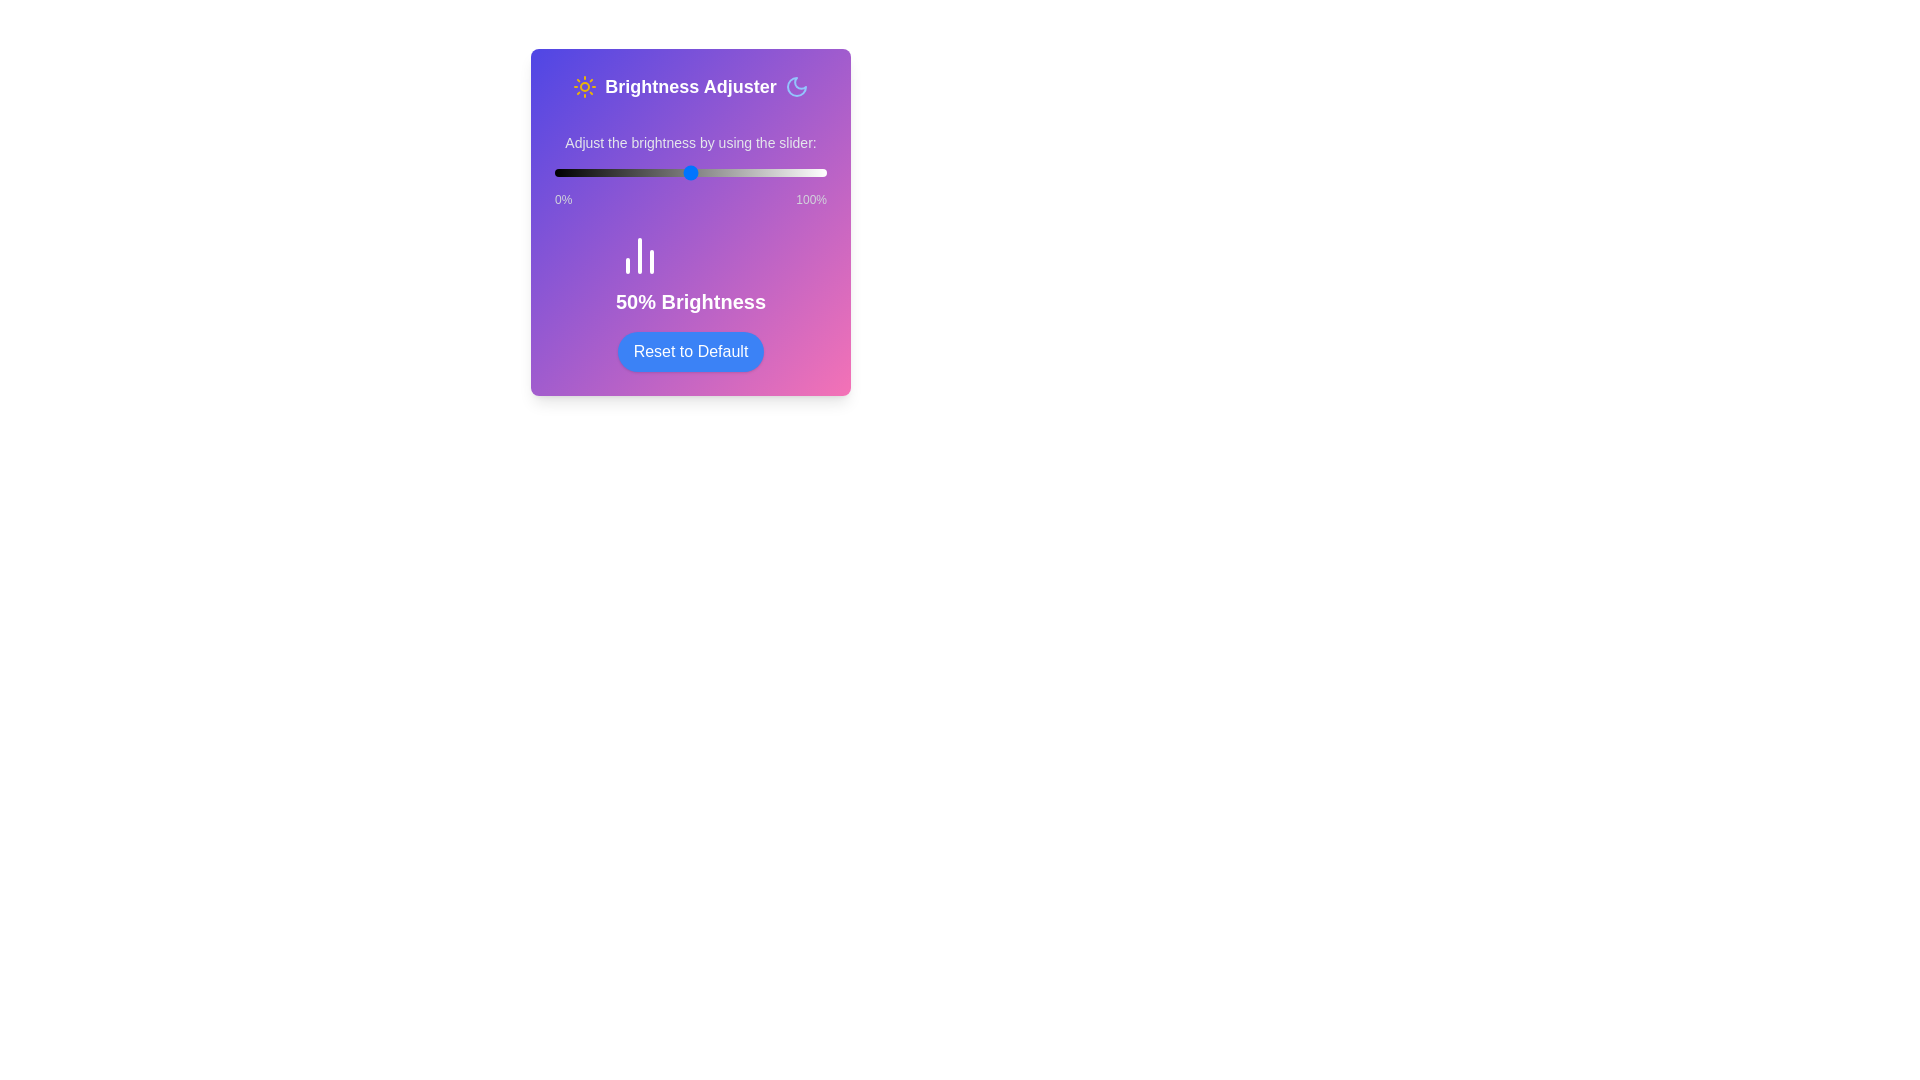 The width and height of the screenshot is (1920, 1080). Describe the element at coordinates (807, 172) in the screenshot. I see `the brightness to 93% by moving the slider` at that location.